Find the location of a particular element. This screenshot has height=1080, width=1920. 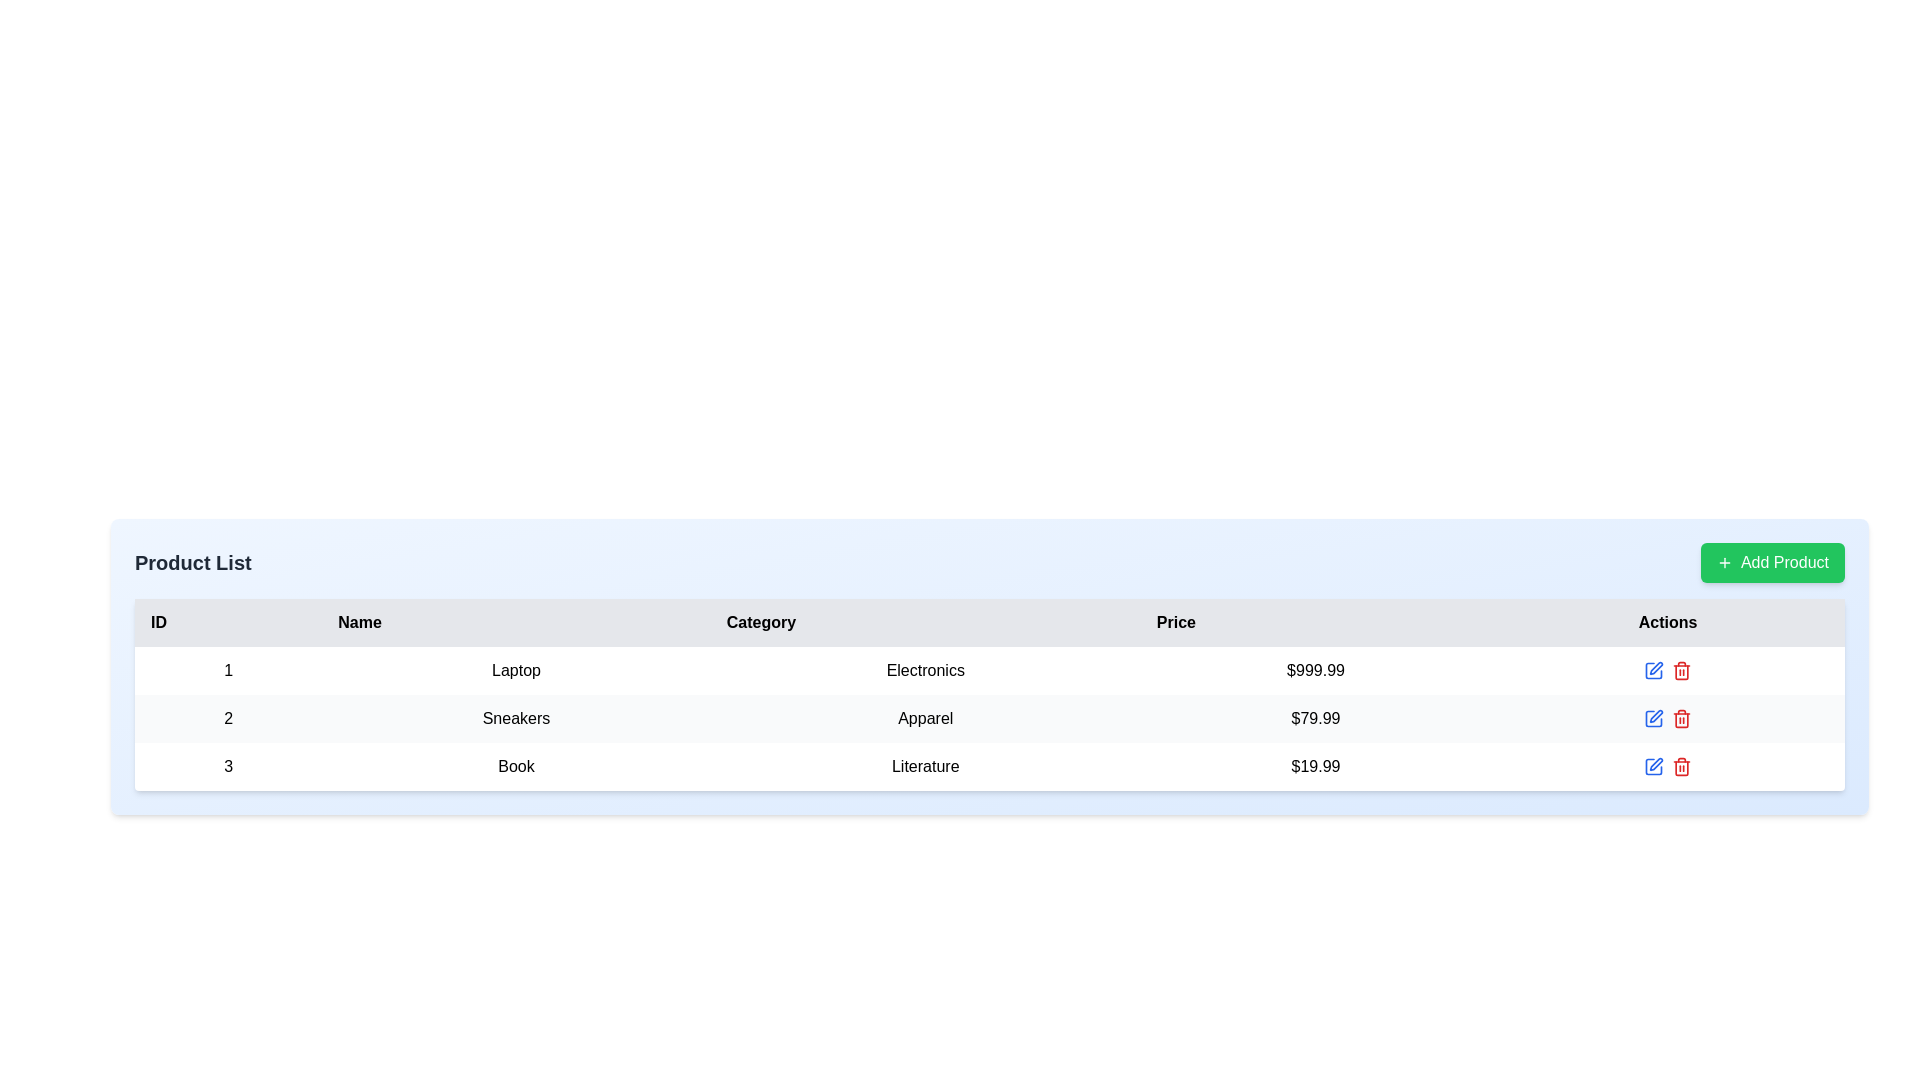

the pen-like editing icon located in the 'Actions' column of the table row for the entry named 'Book' priced at '$19.99' is located at coordinates (1656, 764).